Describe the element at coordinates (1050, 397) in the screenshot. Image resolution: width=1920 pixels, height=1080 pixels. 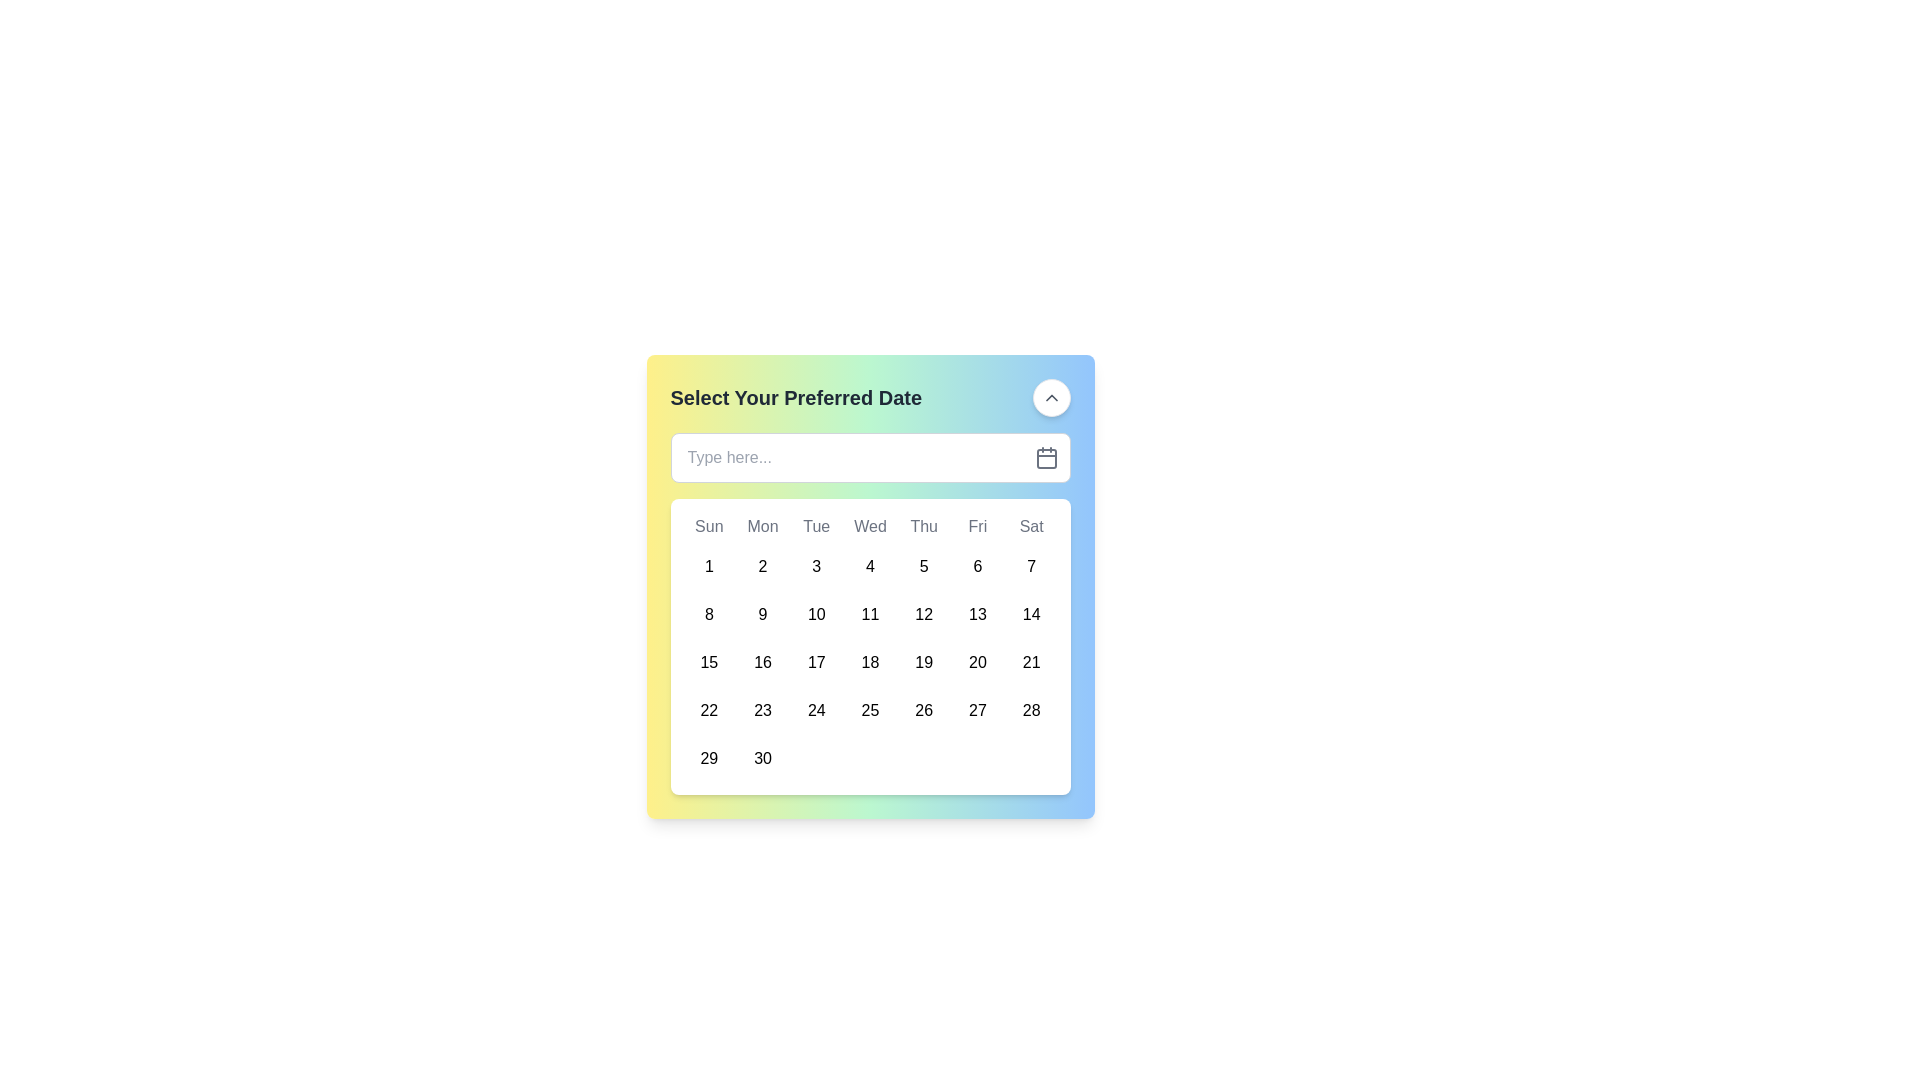
I see `the design of the small upward-pointing chevron icon located centrally inside the round button in the top-right corner of the calendar widget` at that location.